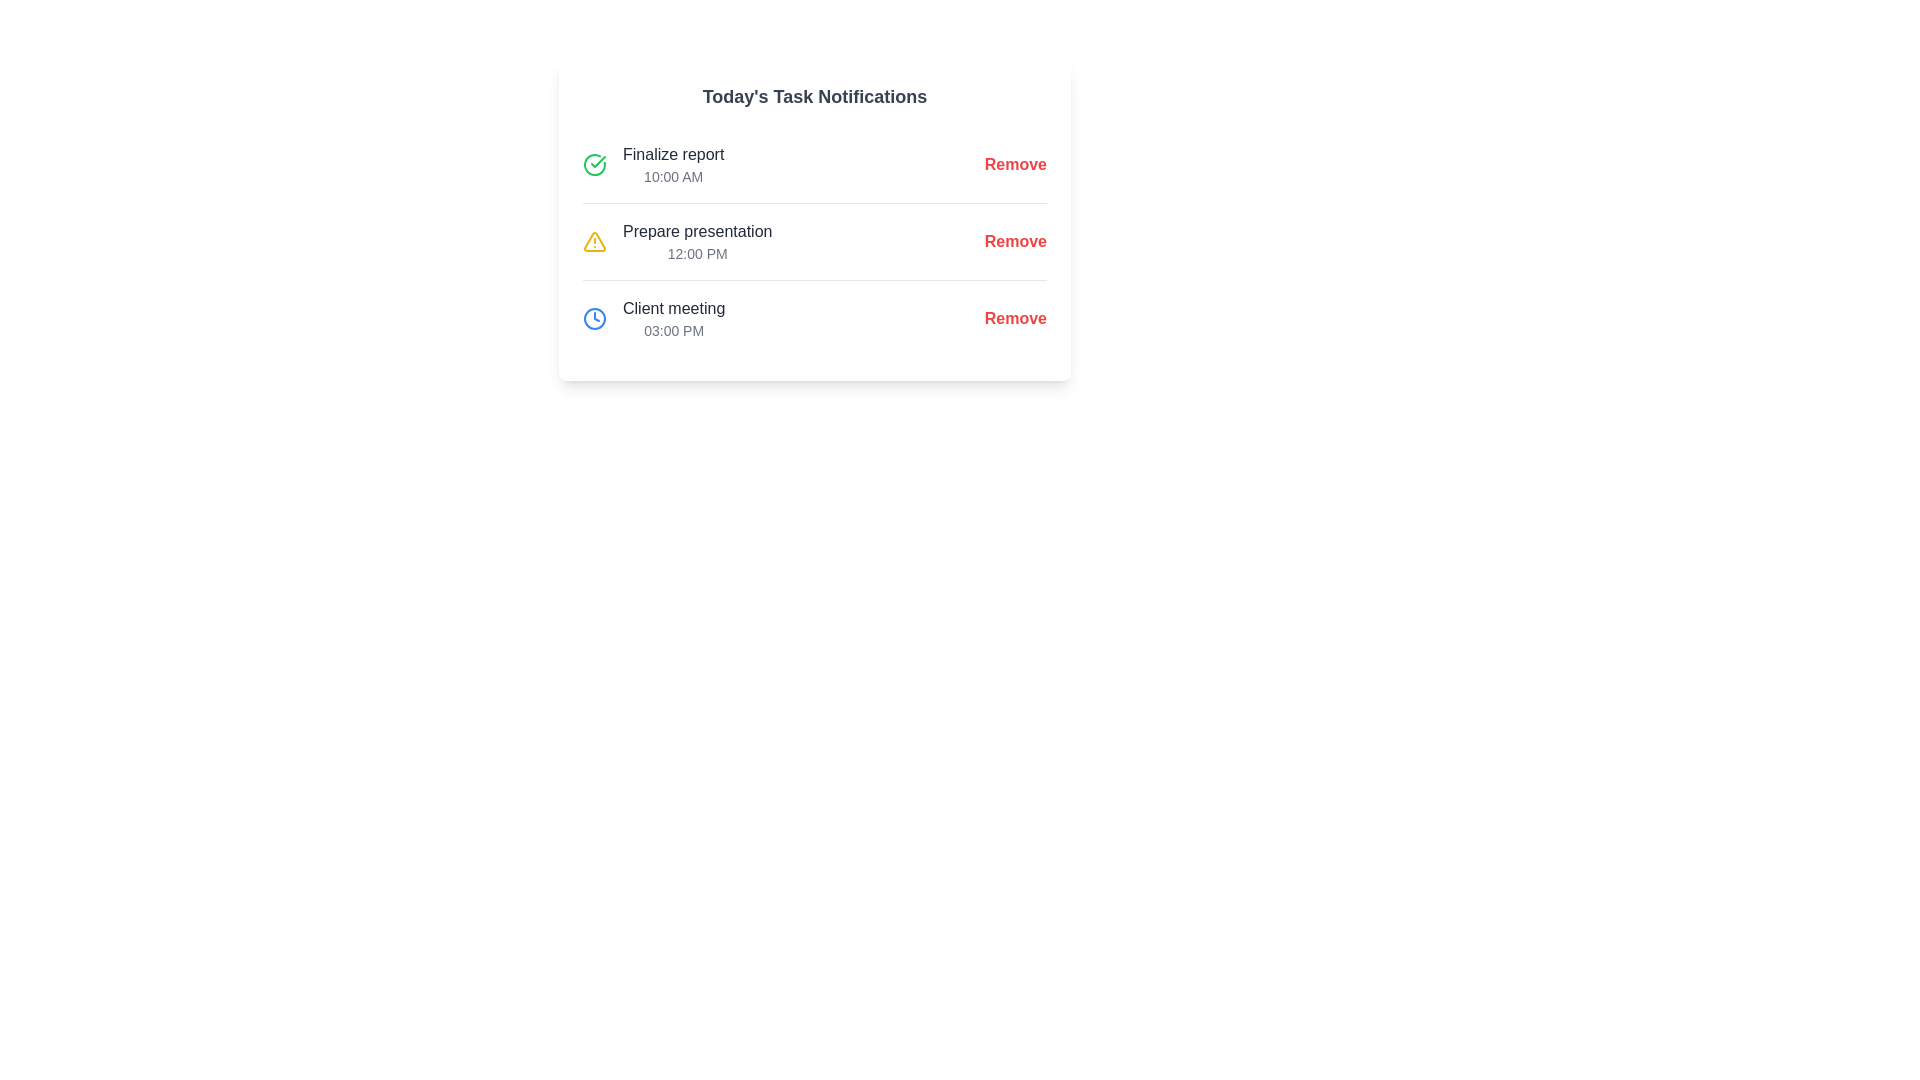 This screenshot has height=1080, width=1920. I want to click on the second task label in the 'Today's Task Notifications' section, which displays the title and scheduled time of the task, located between 'Finalize report' and 'Client meeting', so click(697, 241).